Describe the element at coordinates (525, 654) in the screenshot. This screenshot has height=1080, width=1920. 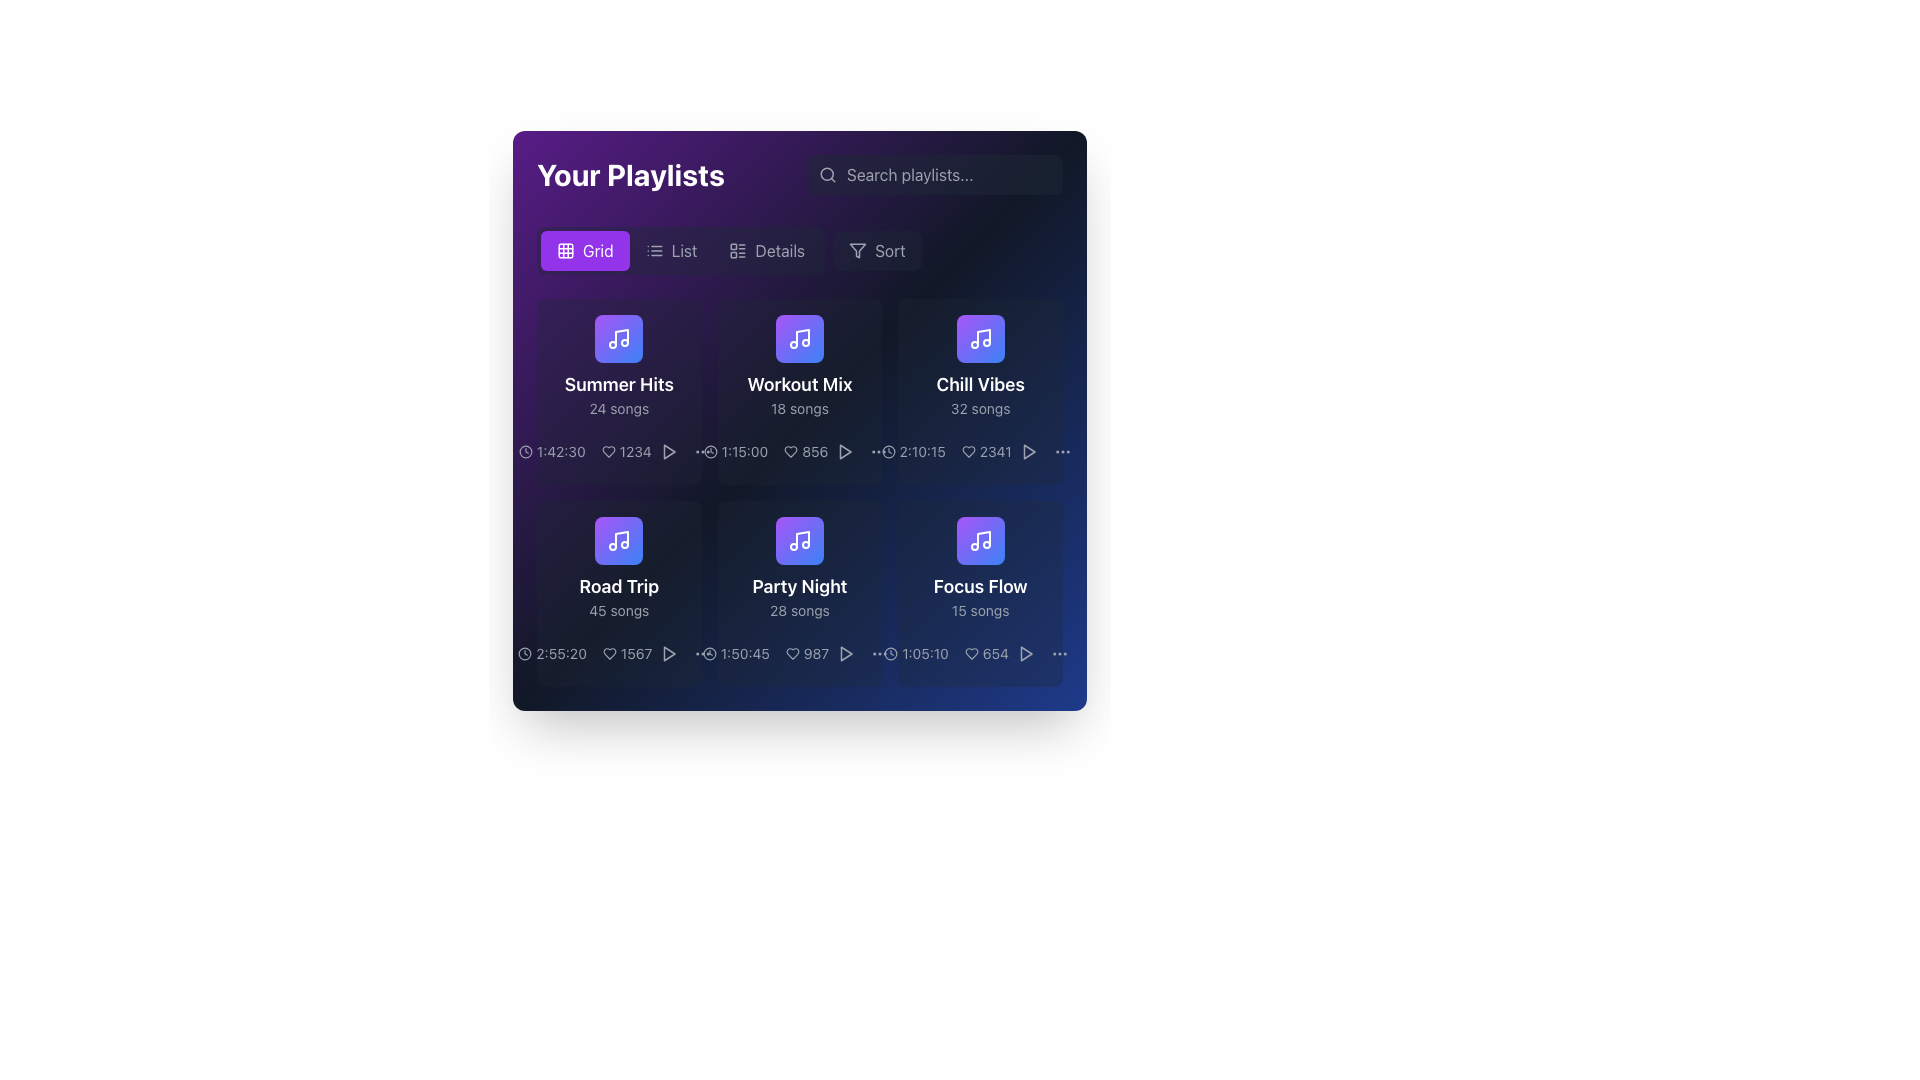
I see `the clock icon in the lower-left corner of the layout grid that indicates the duration of the 'Road Trip' playlist` at that location.